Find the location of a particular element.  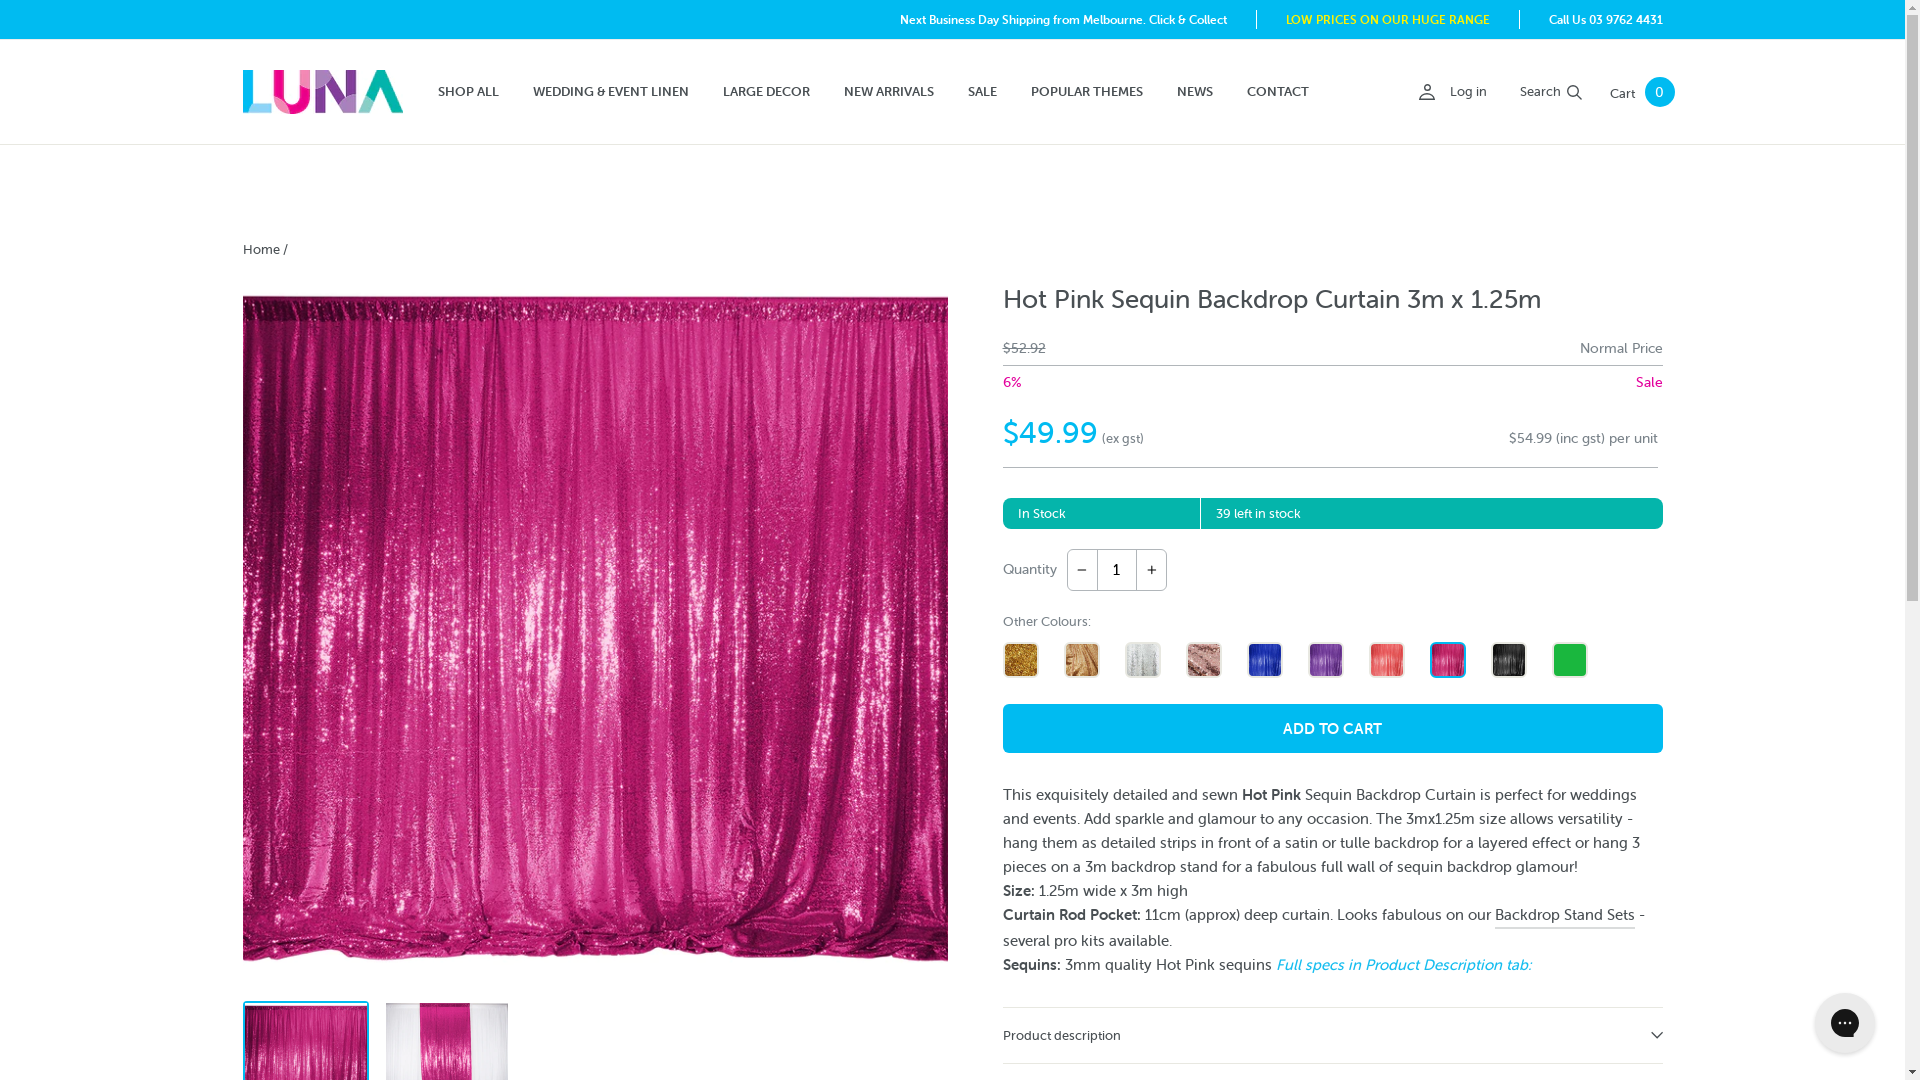

'LOW PRICES ON OUR HUGE RANGE' is located at coordinates (1386, 19).